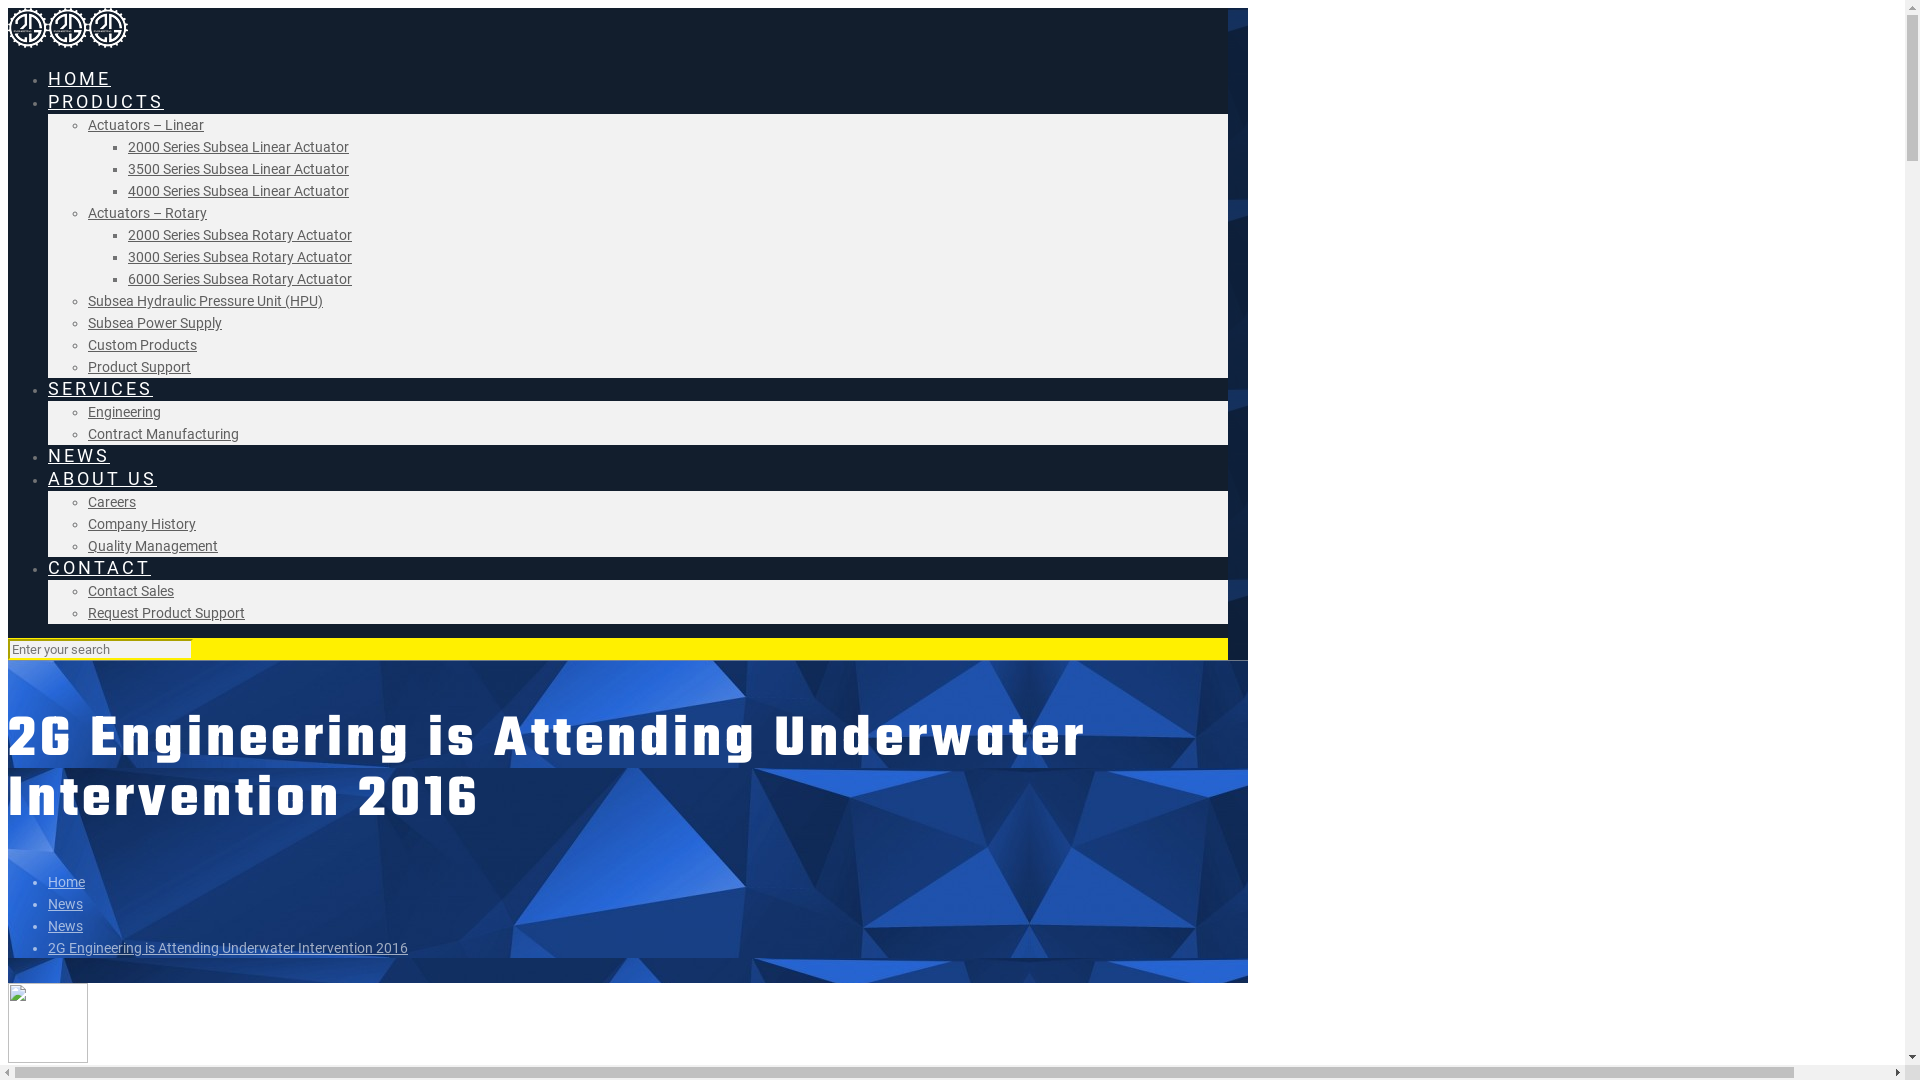 This screenshot has width=1920, height=1080. I want to click on 'Quality Management', so click(152, 546).